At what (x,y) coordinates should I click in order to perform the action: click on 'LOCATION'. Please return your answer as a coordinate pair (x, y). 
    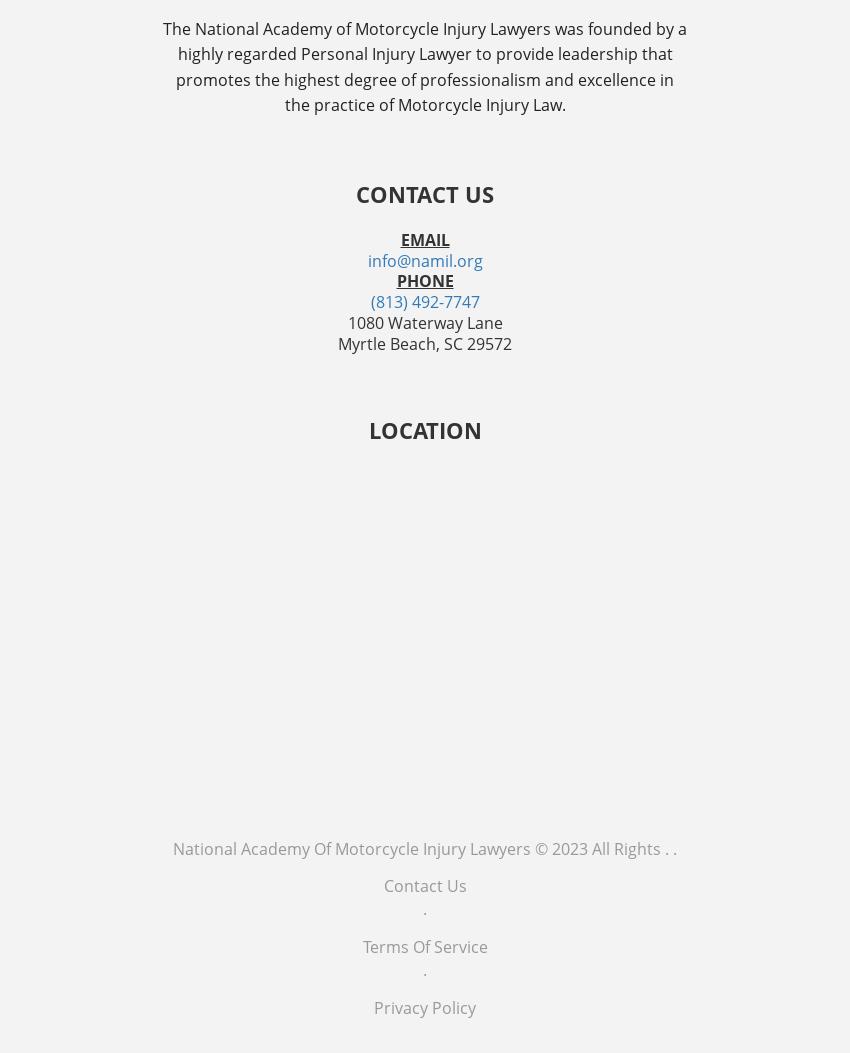
    Looking at the image, I should click on (424, 428).